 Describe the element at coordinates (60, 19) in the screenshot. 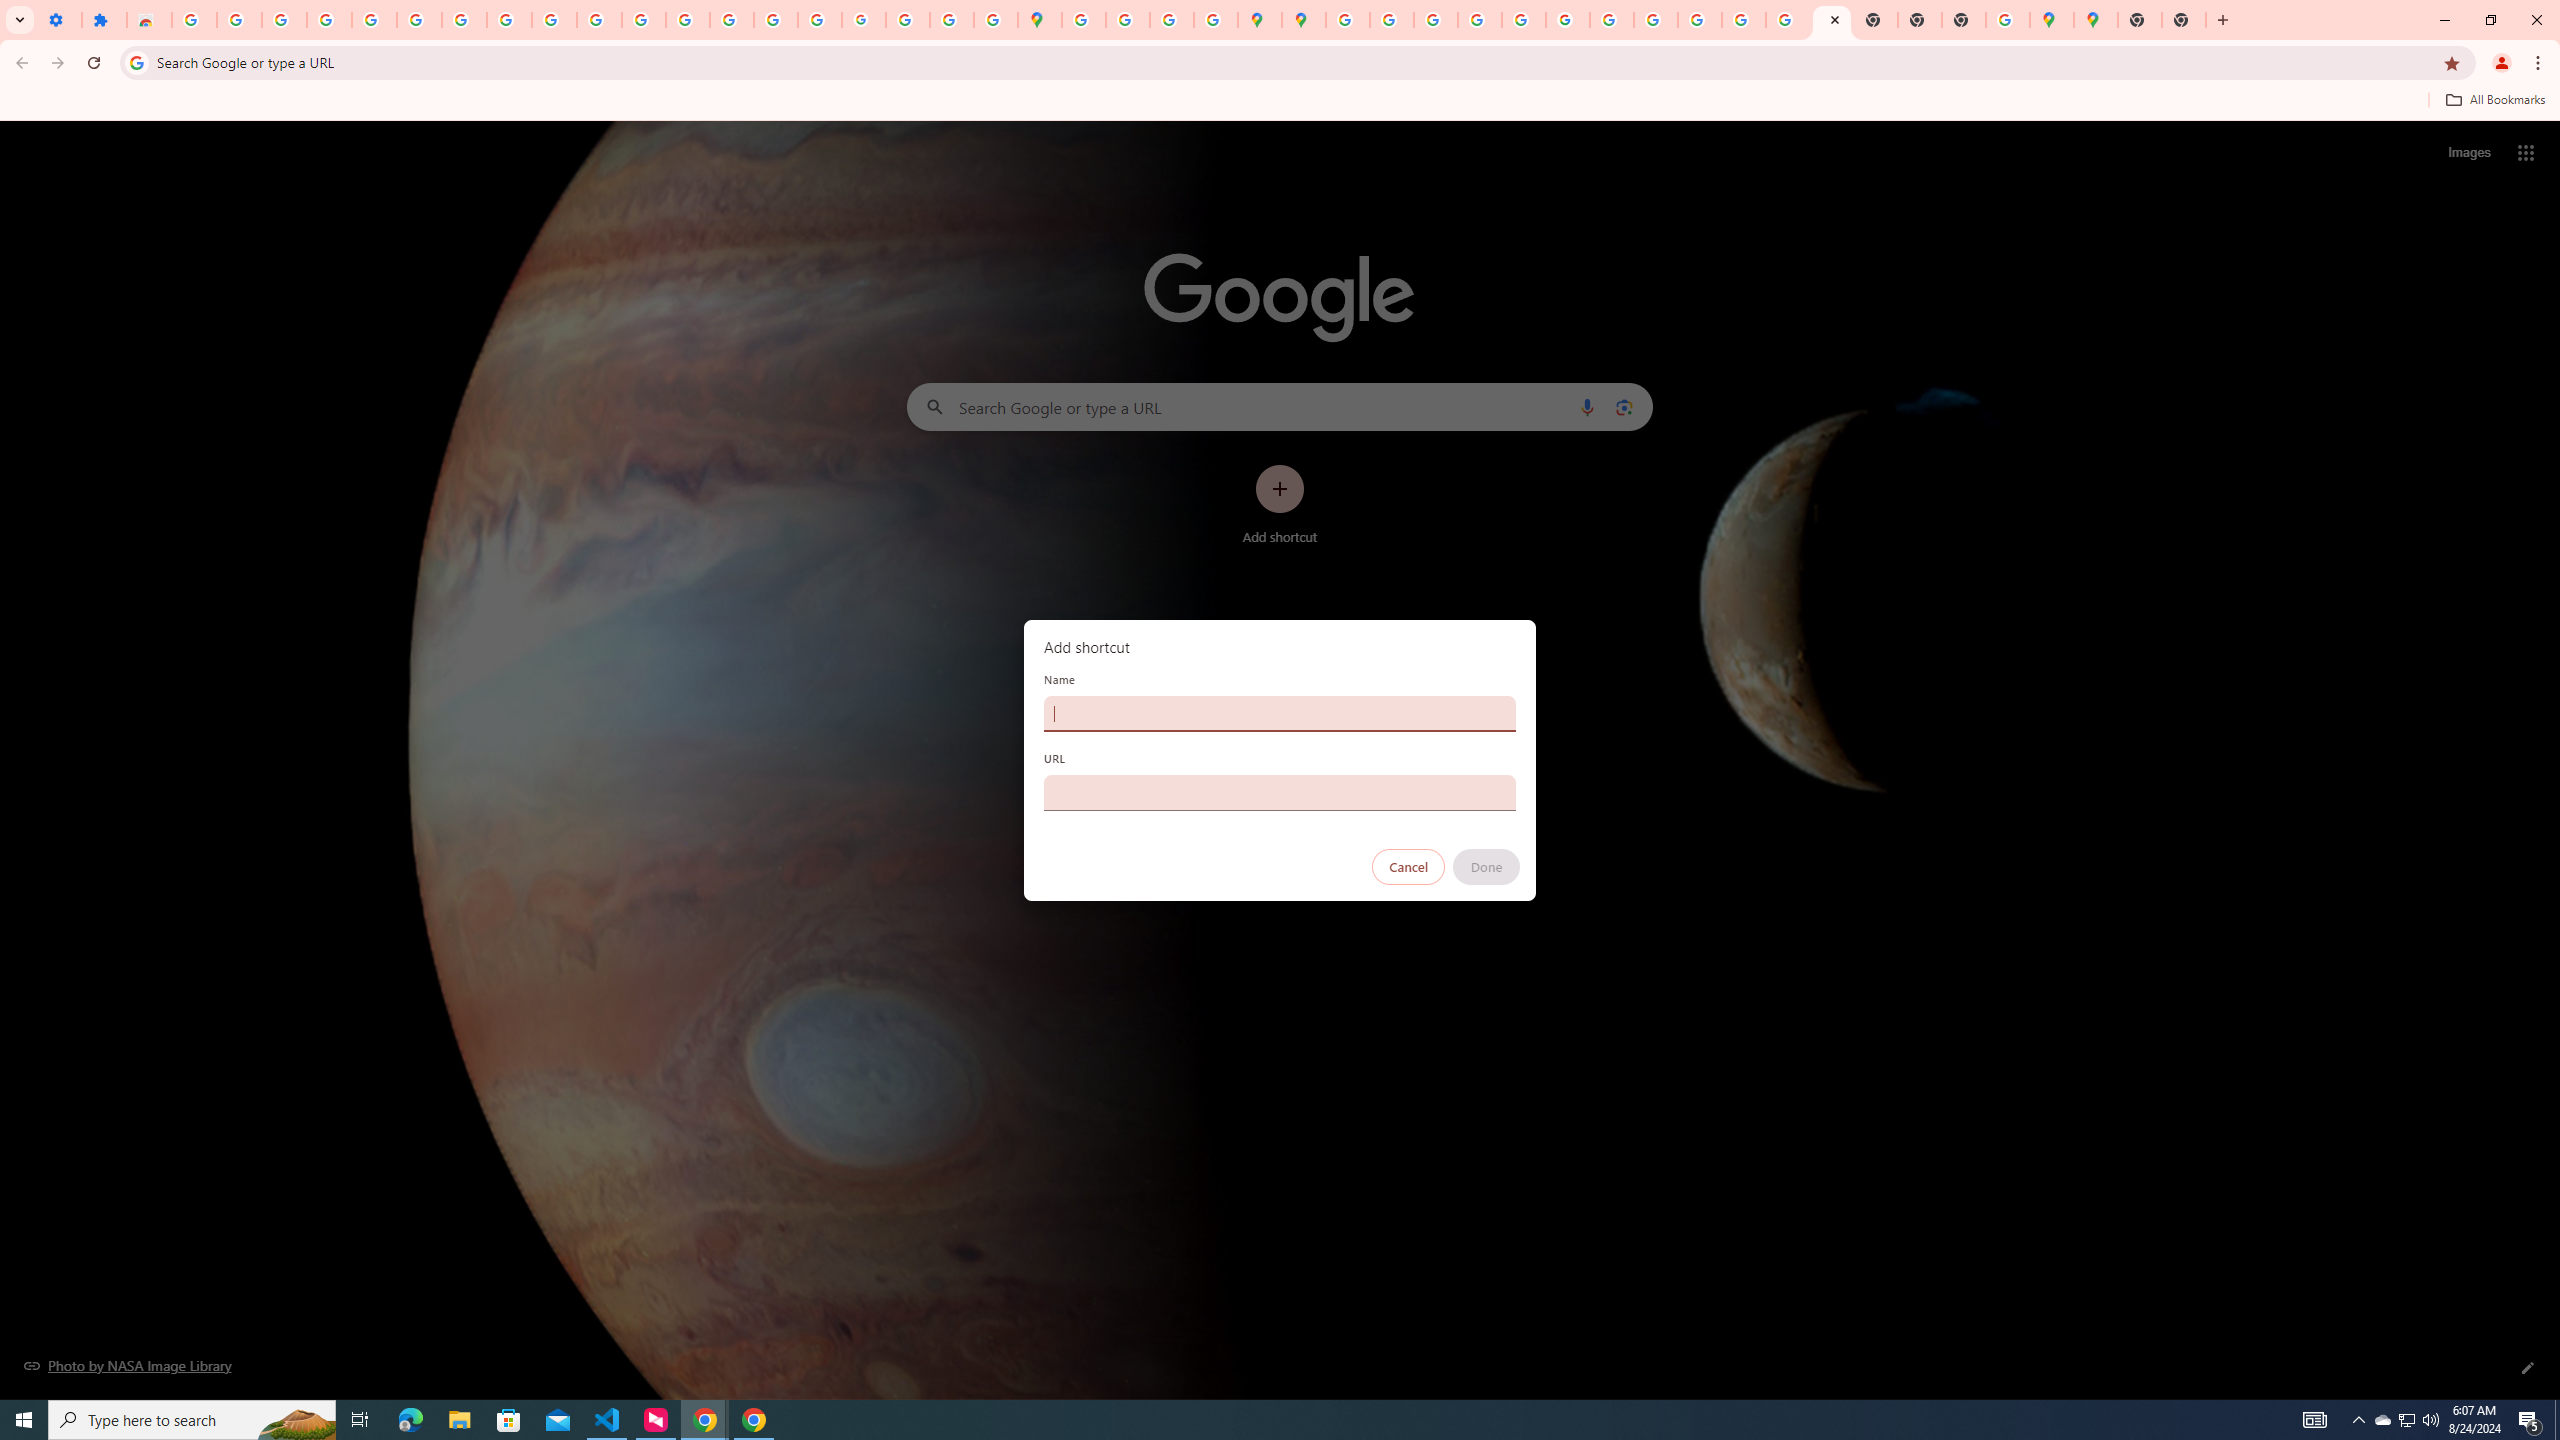

I see `'Settings - On startup'` at that location.